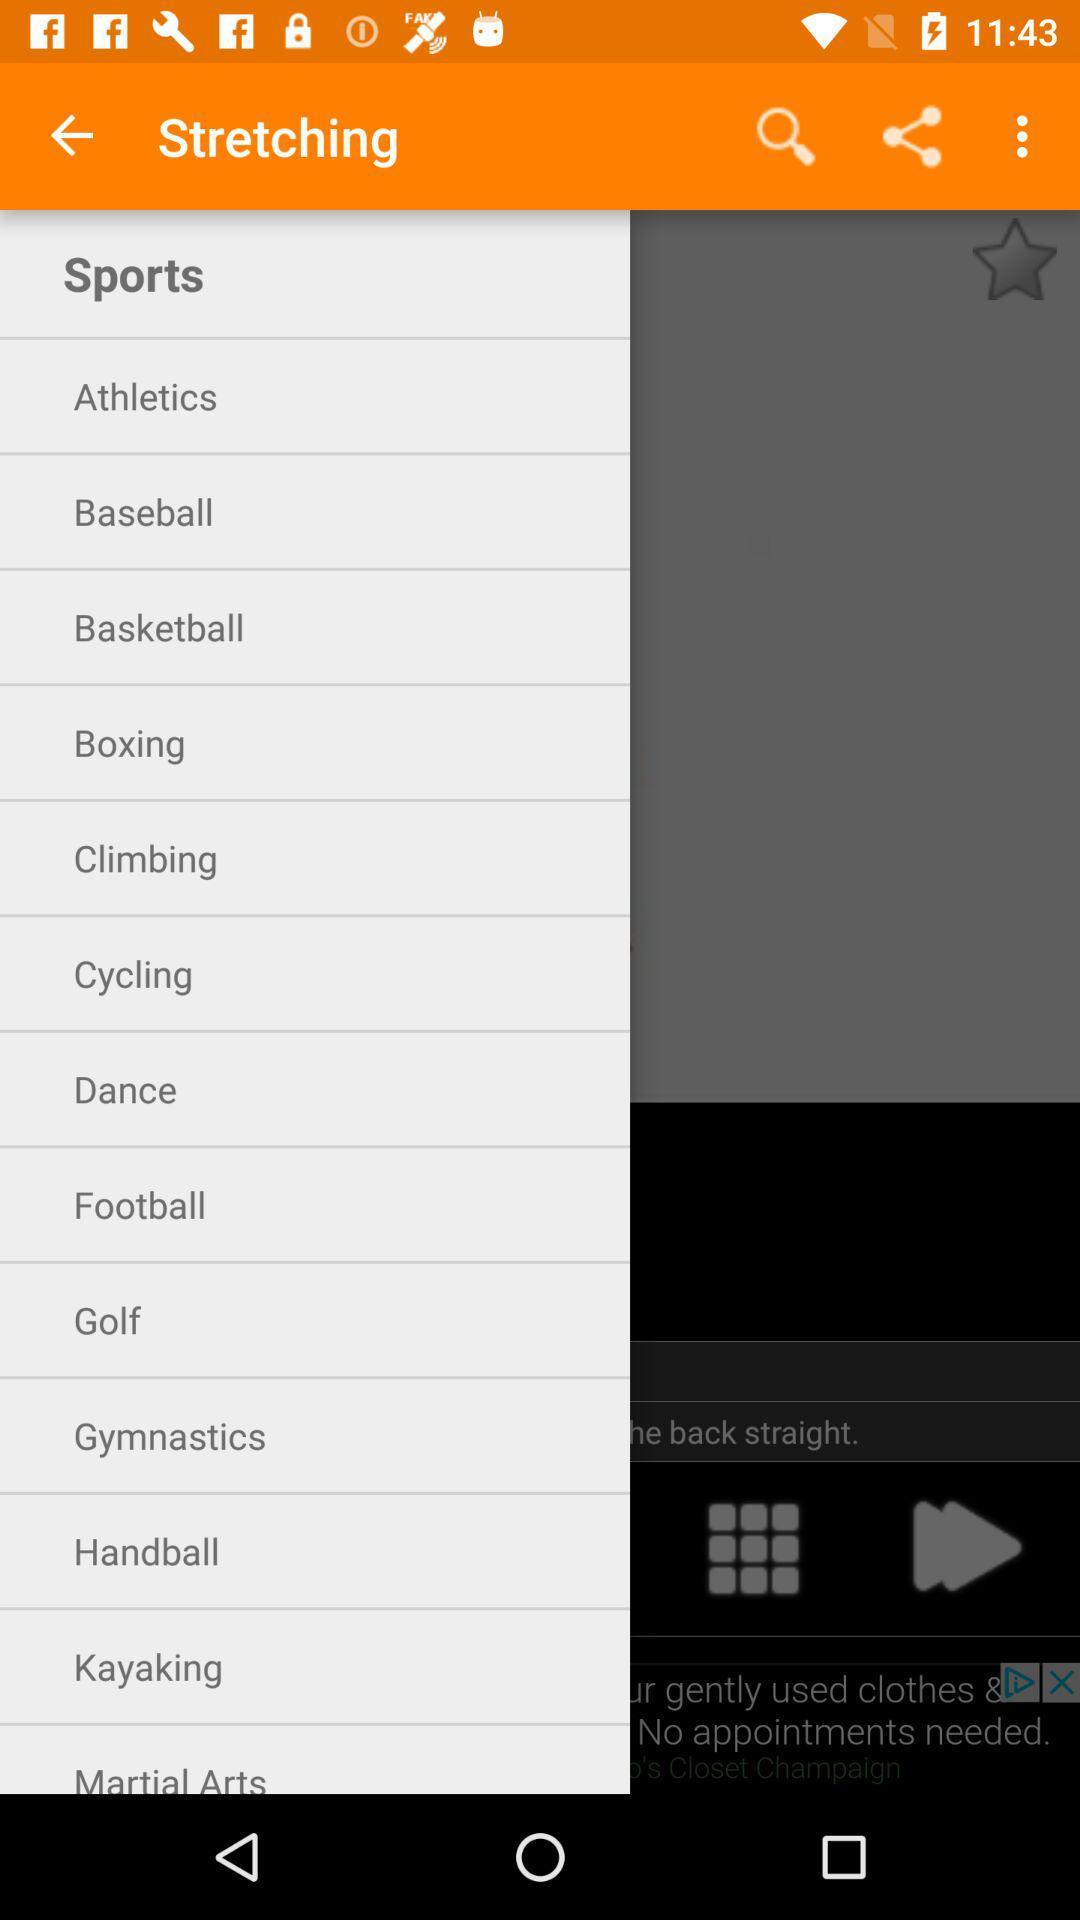 This screenshot has height=1920, width=1080. What do you see at coordinates (72, 135) in the screenshot?
I see `item above the 7/16 item` at bounding box center [72, 135].